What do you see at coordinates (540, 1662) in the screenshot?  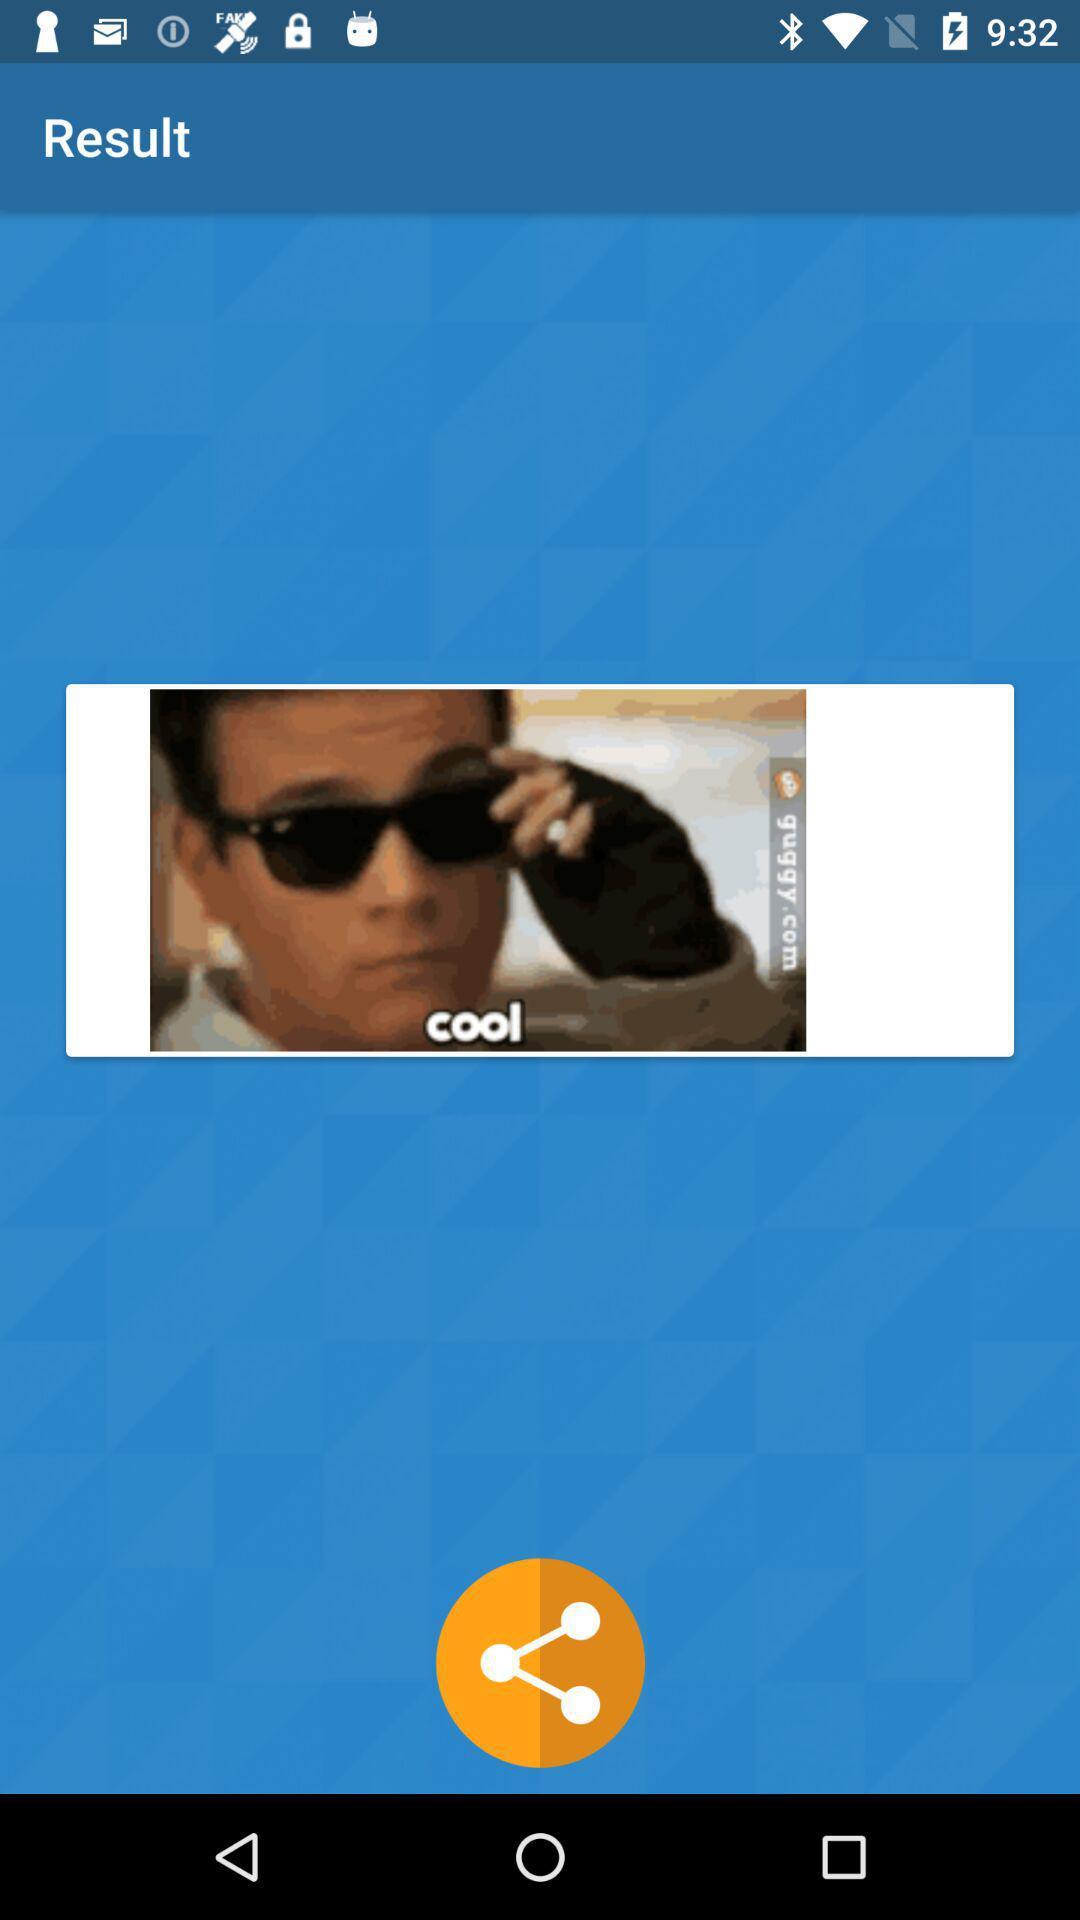 I see `the share icon` at bounding box center [540, 1662].